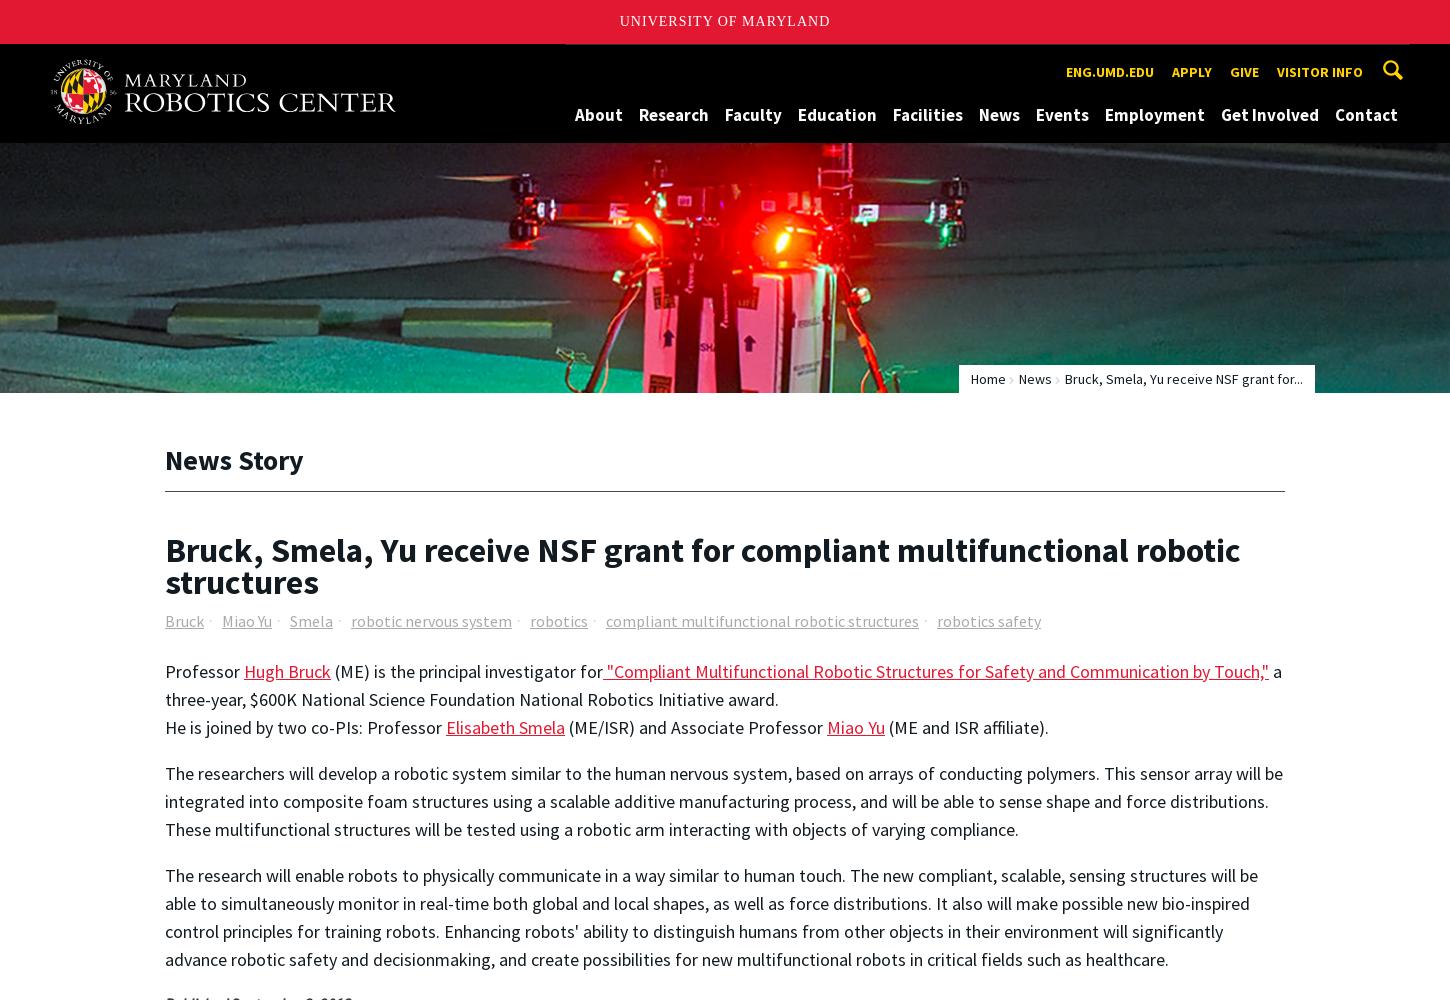  I want to click on 'Get Involved', so click(1270, 113).